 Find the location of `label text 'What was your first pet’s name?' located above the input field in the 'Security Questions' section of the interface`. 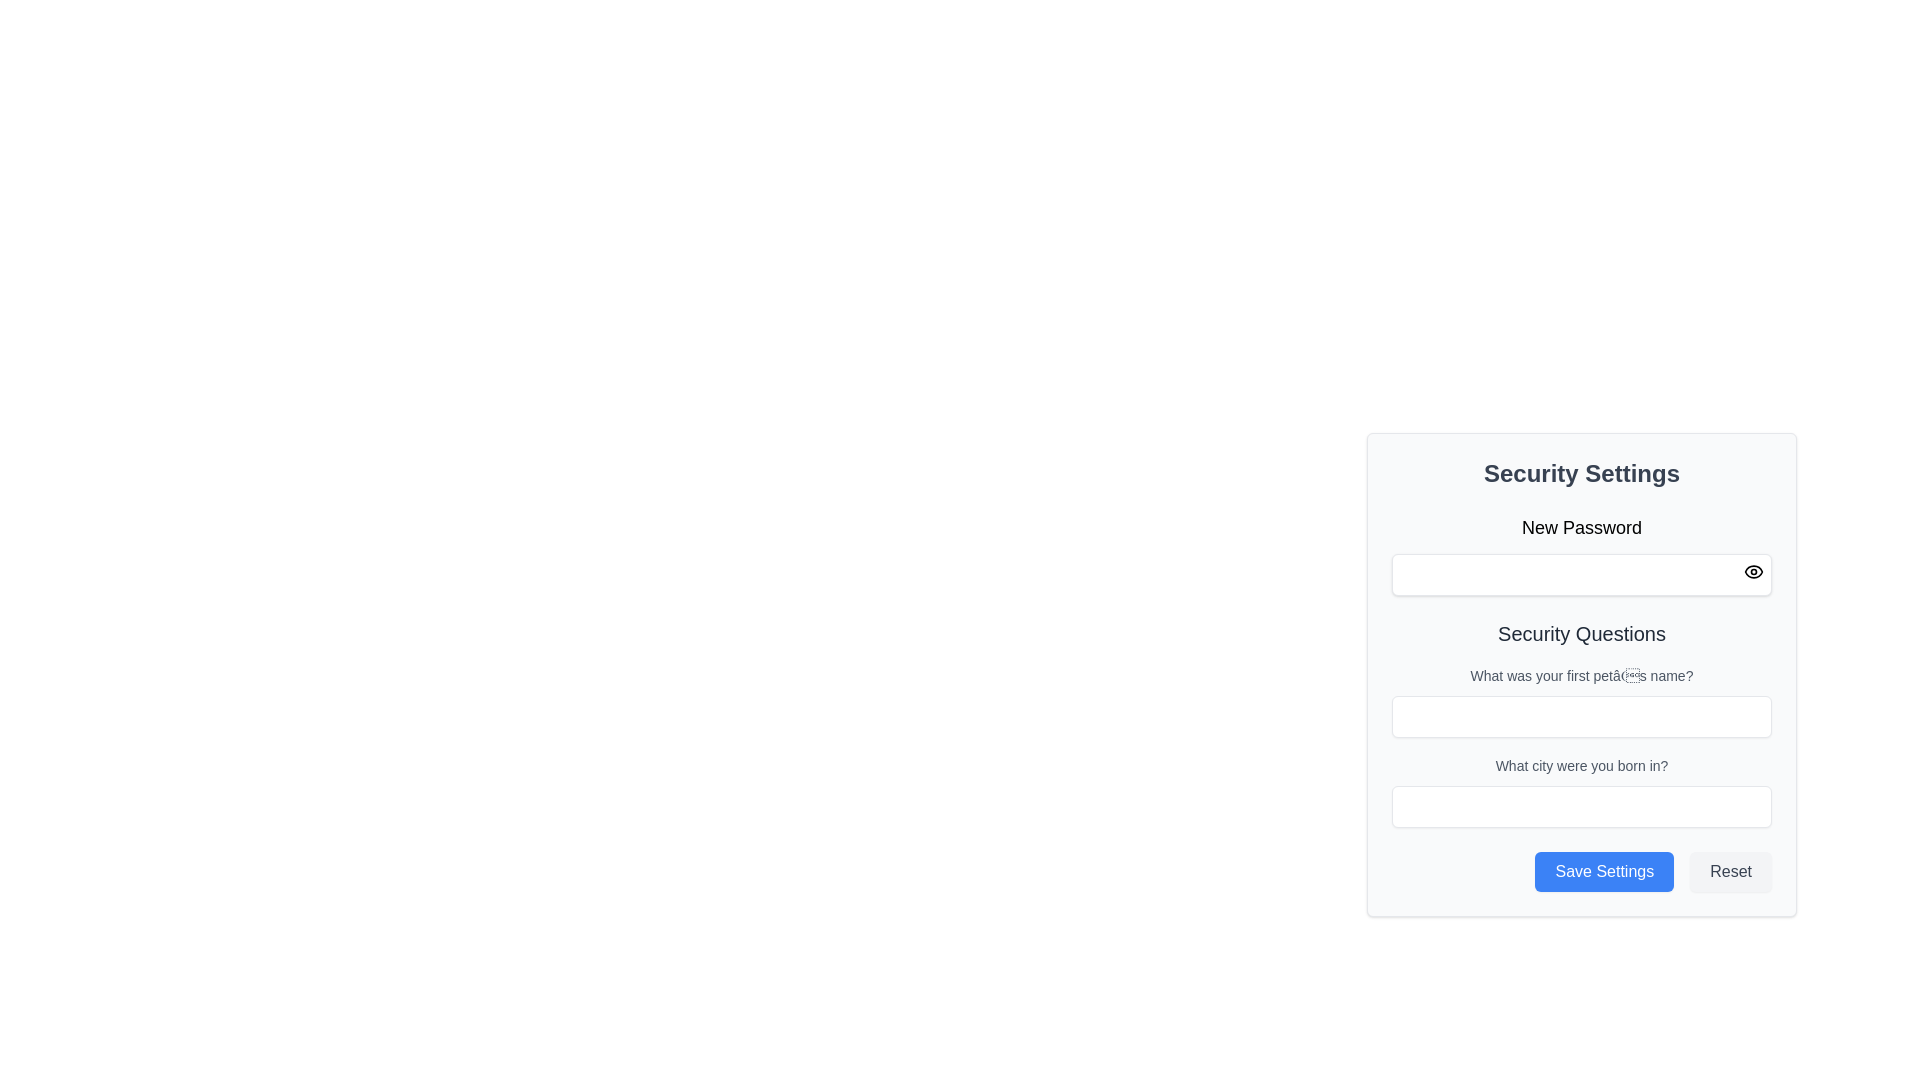

label text 'What was your first pet’s name?' located above the input field in the 'Security Questions' section of the interface is located at coordinates (1581, 675).